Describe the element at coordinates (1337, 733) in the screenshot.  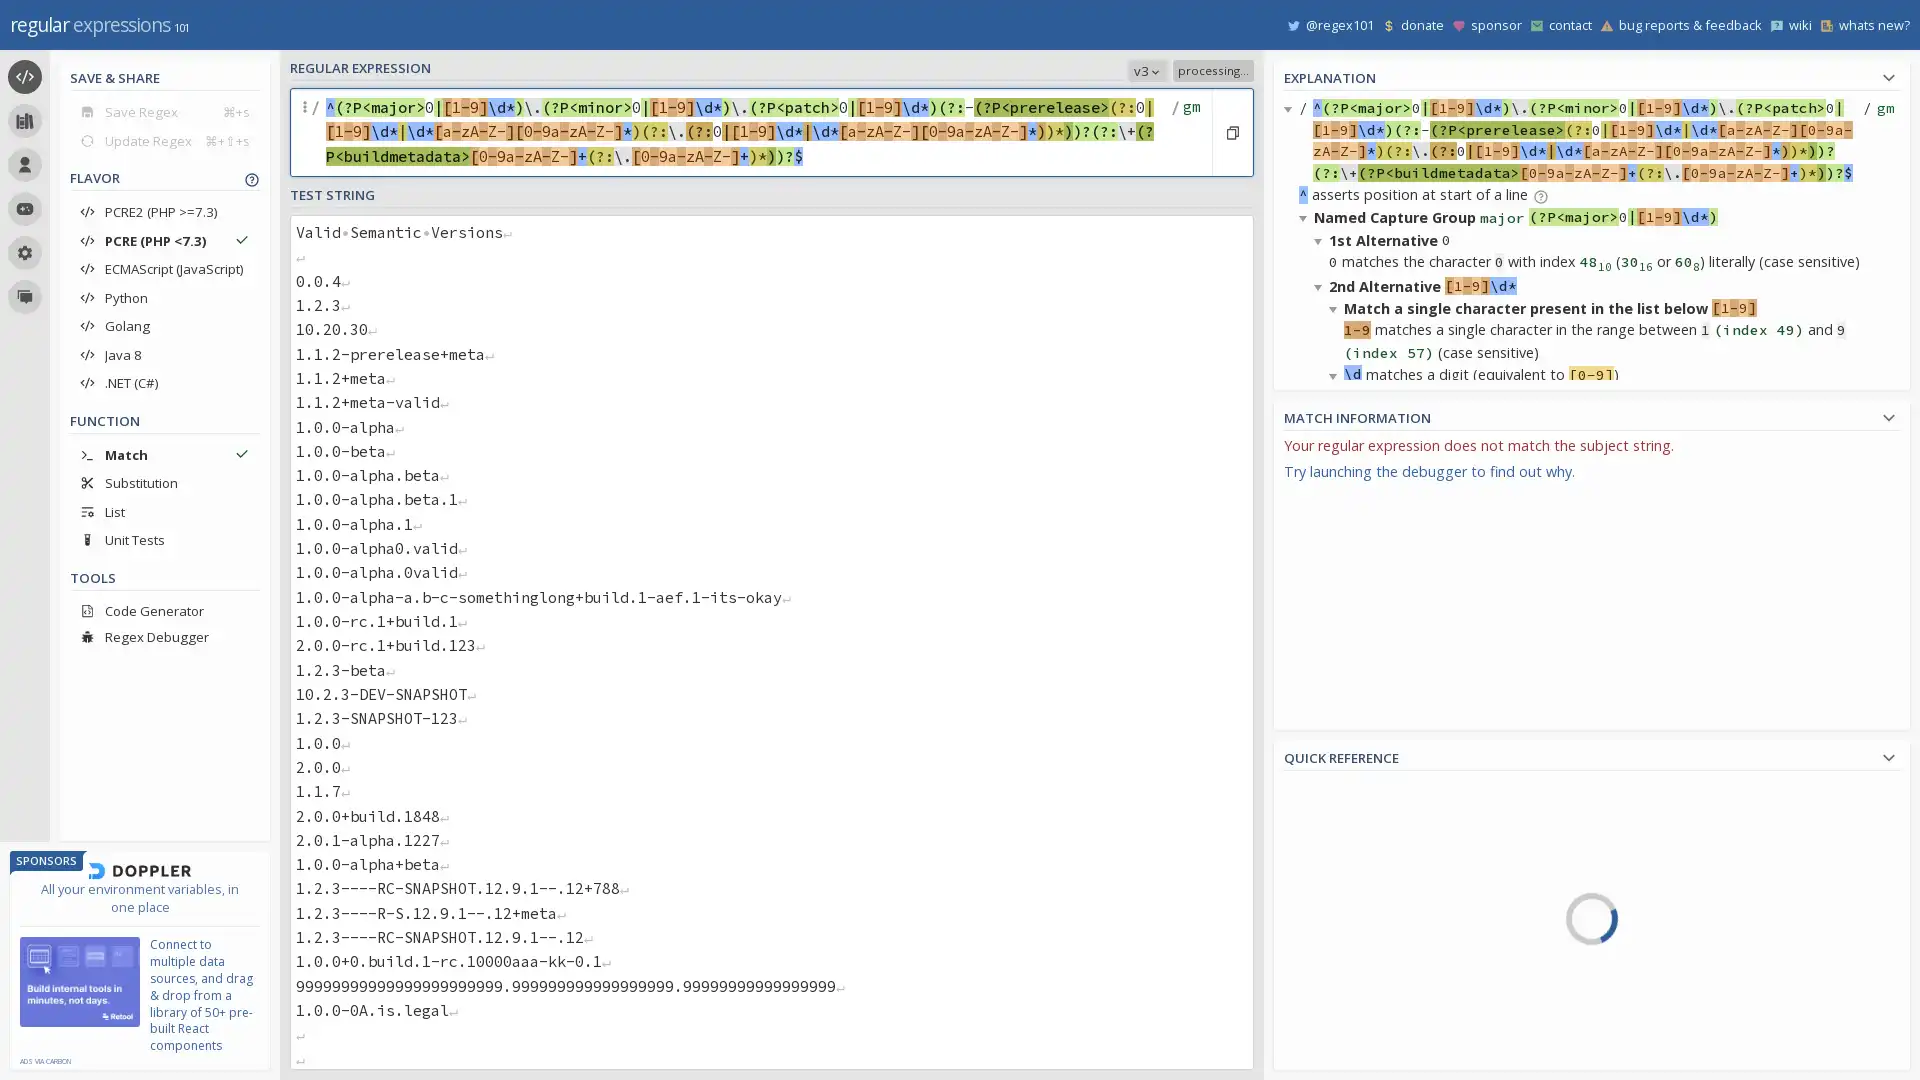
I see `Group patch` at that location.